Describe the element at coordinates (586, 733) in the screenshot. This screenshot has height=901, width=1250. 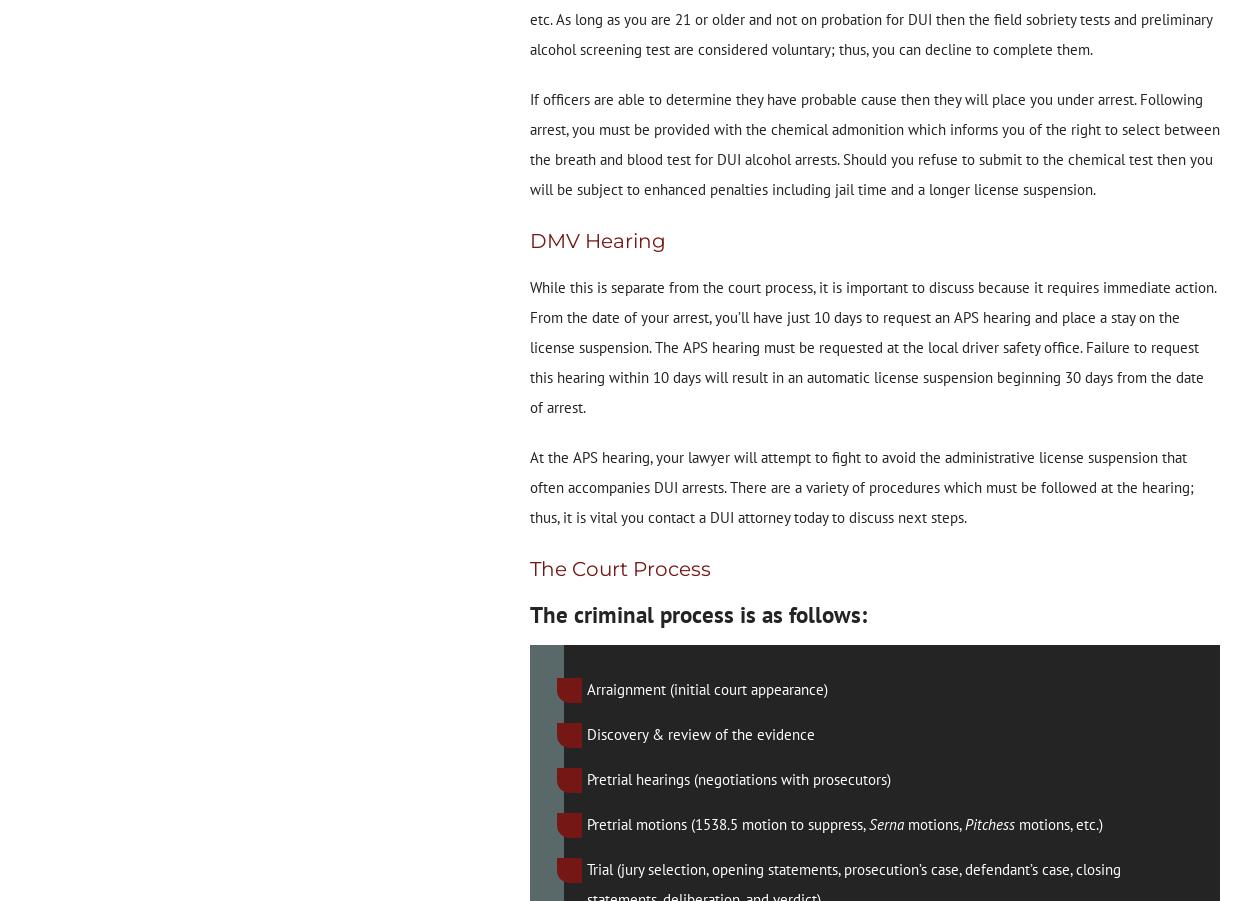
I see `'Discovery & review of the evidence'` at that location.